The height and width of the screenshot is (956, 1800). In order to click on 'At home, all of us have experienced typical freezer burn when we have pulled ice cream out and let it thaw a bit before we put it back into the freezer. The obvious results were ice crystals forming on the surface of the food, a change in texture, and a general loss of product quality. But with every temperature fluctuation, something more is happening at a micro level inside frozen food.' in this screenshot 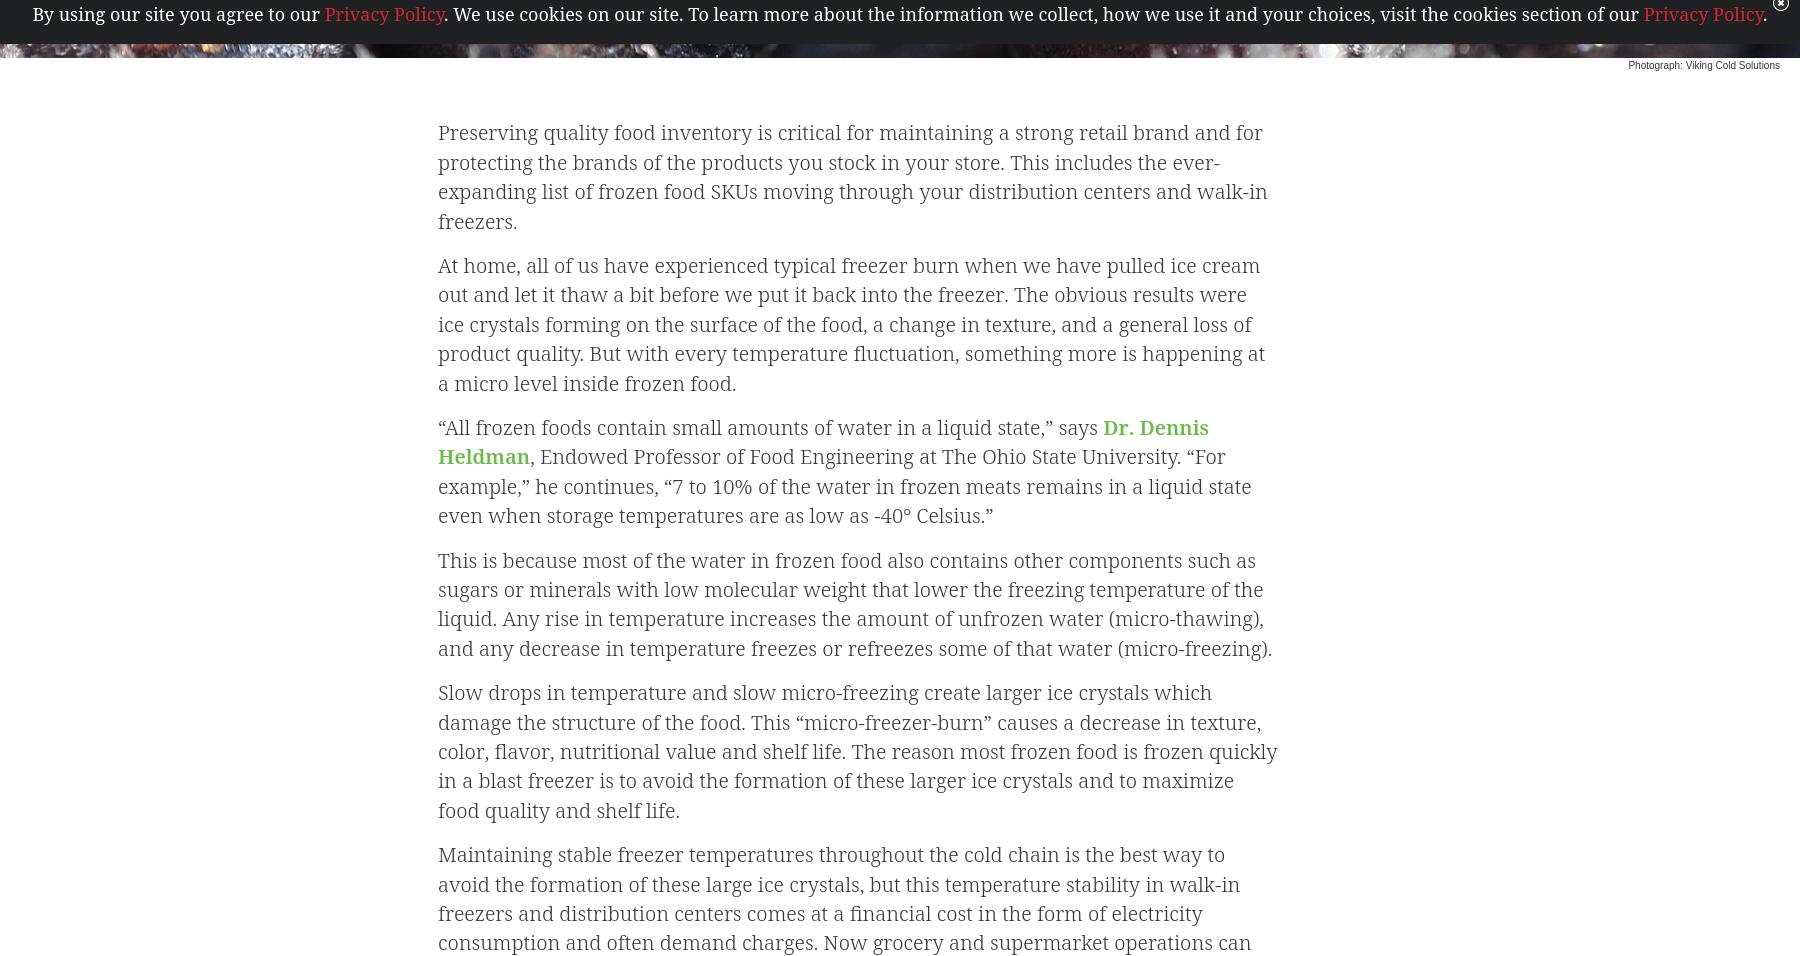, I will do `click(437, 322)`.